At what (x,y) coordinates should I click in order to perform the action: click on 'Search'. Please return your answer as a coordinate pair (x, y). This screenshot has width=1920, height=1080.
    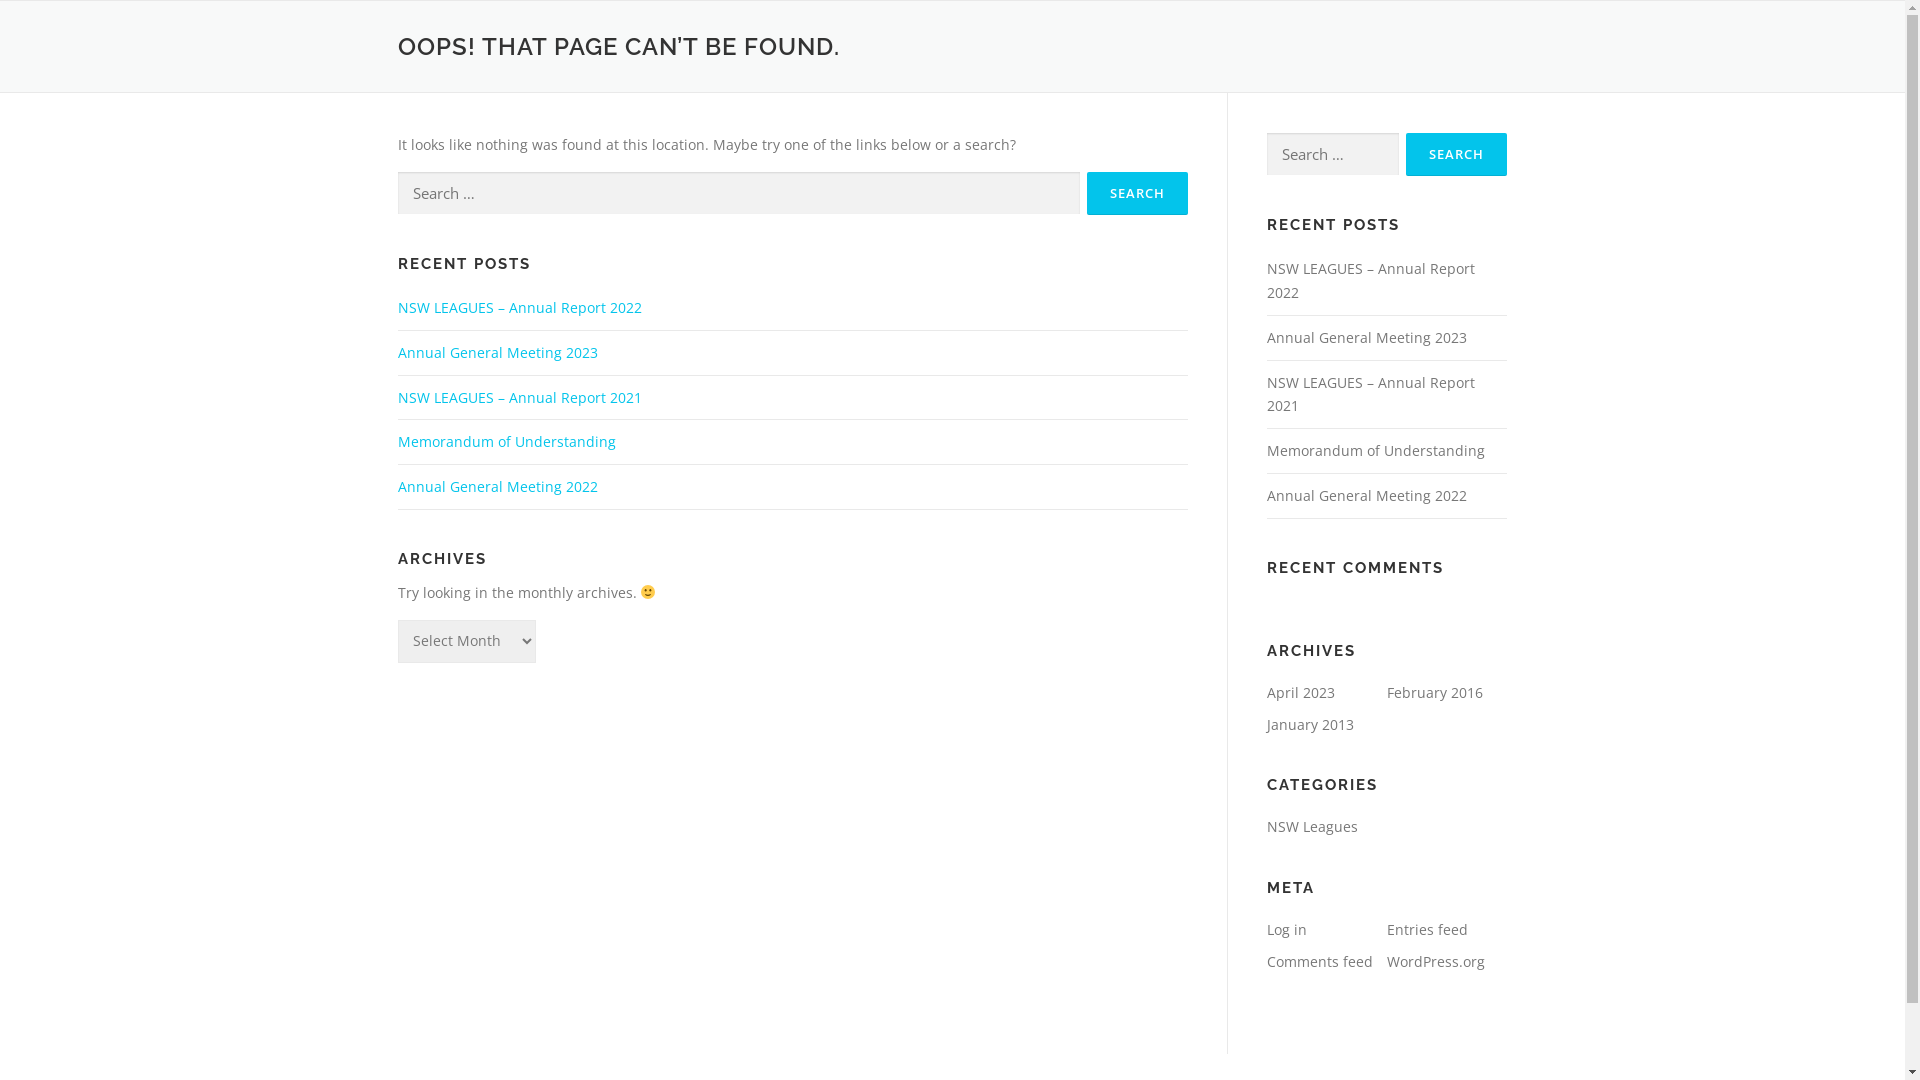
    Looking at the image, I should click on (1136, 193).